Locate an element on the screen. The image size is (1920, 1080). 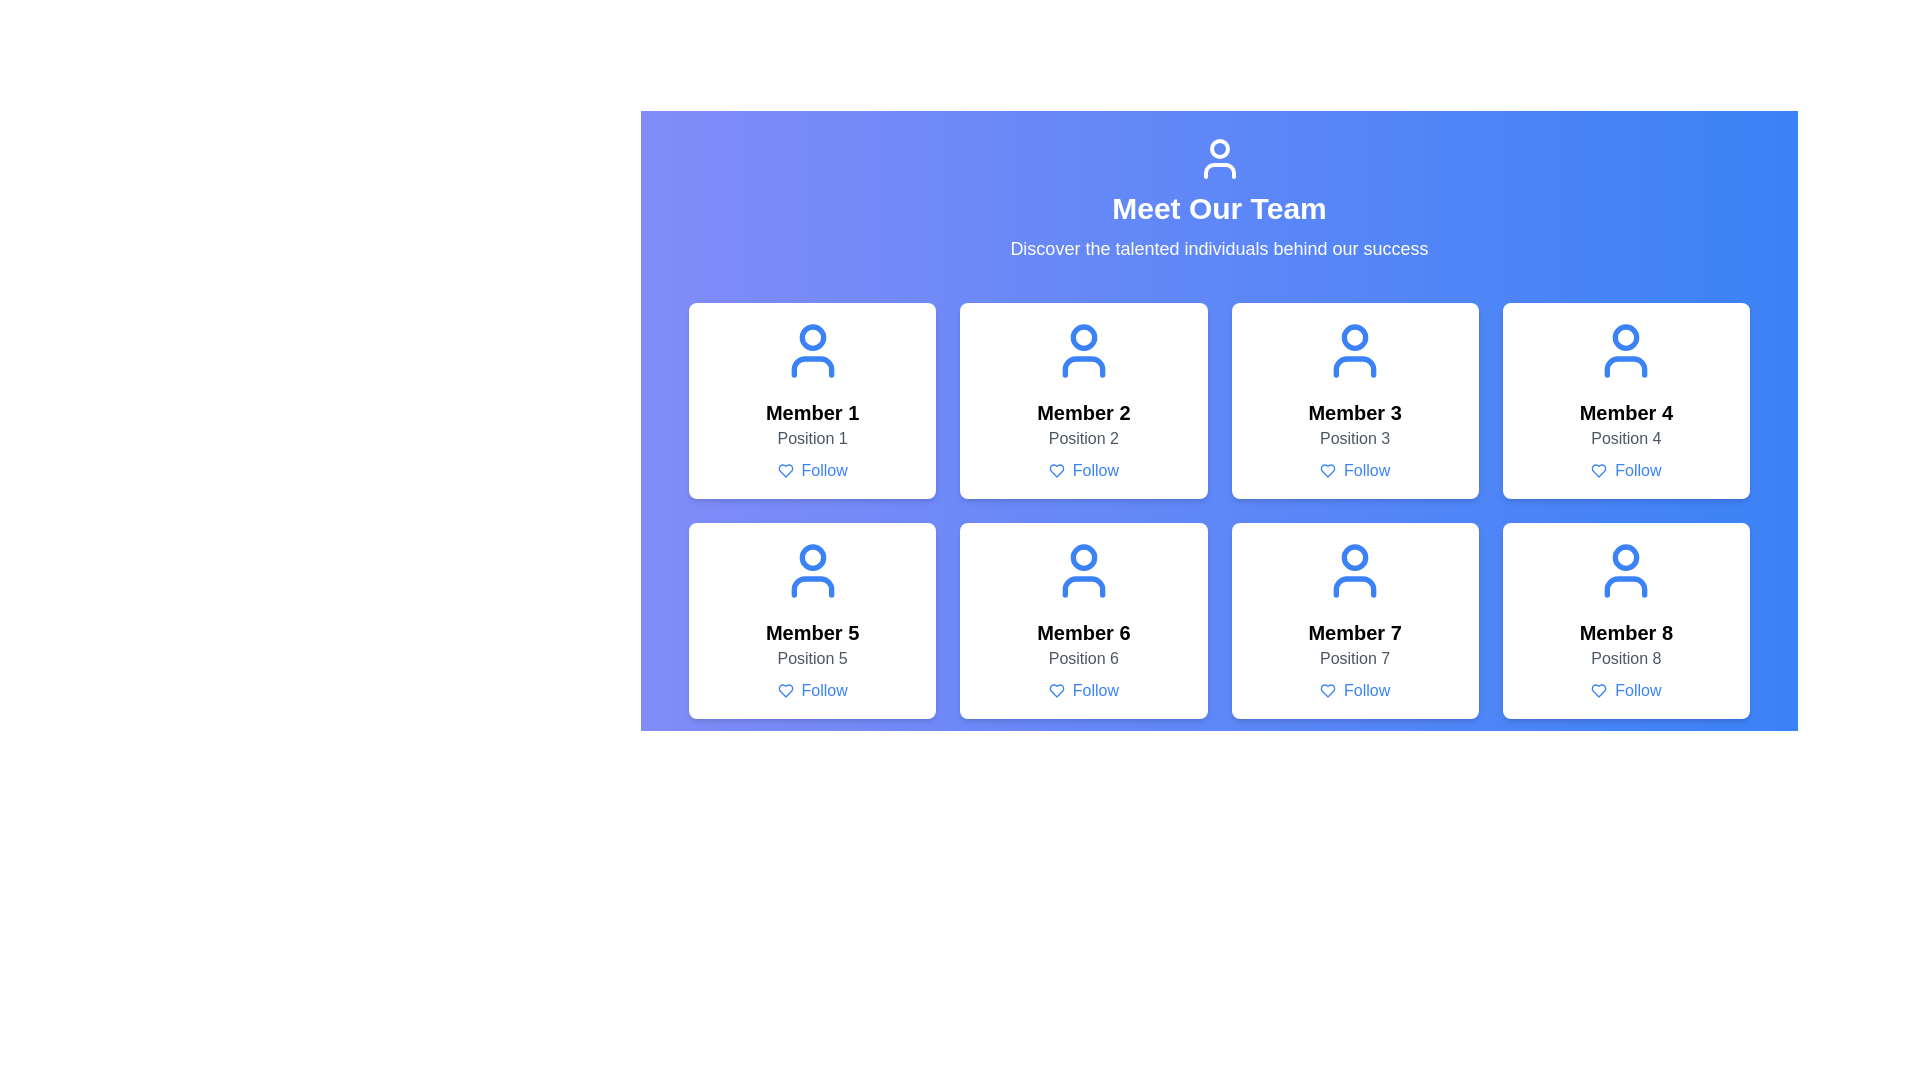
the Text Display element that serves as the title or name of a member in the grid layout, located in the second row and first column of the card structure is located at coordinates (812, 632).